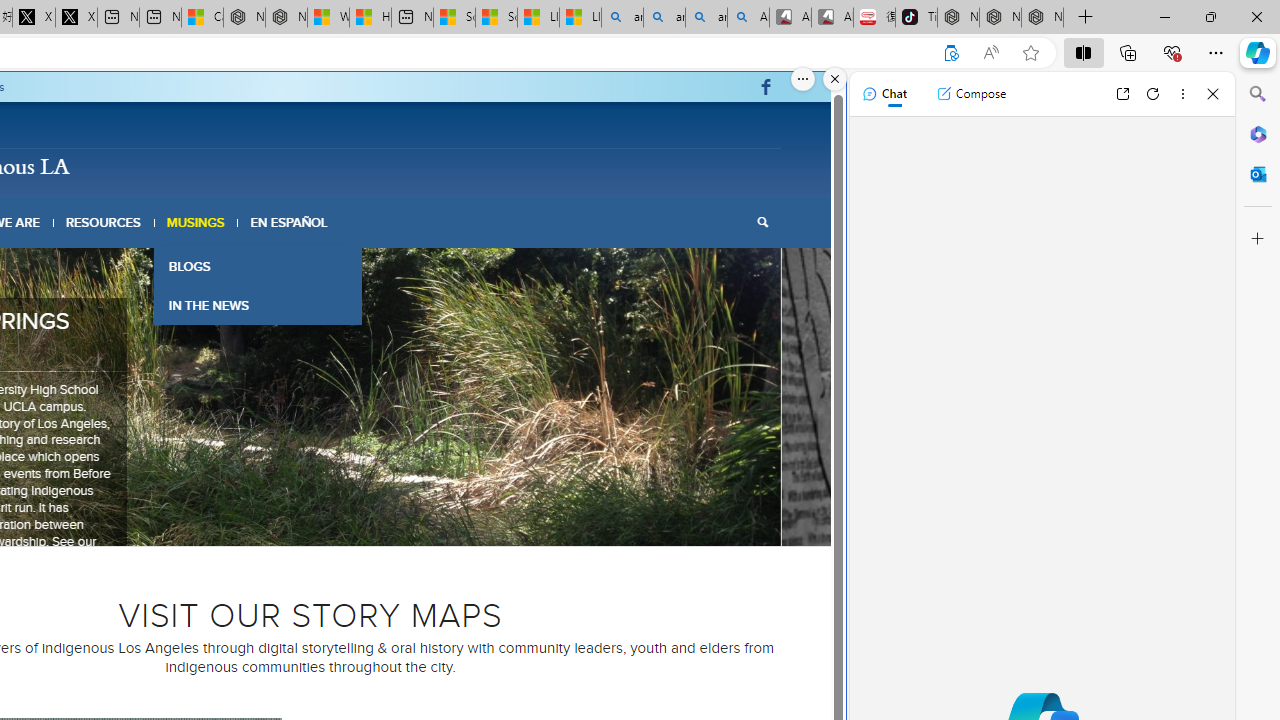 This screenshot has width=1280, height=720. I want to click on 'Microsoft 365', so click(1257, 133).